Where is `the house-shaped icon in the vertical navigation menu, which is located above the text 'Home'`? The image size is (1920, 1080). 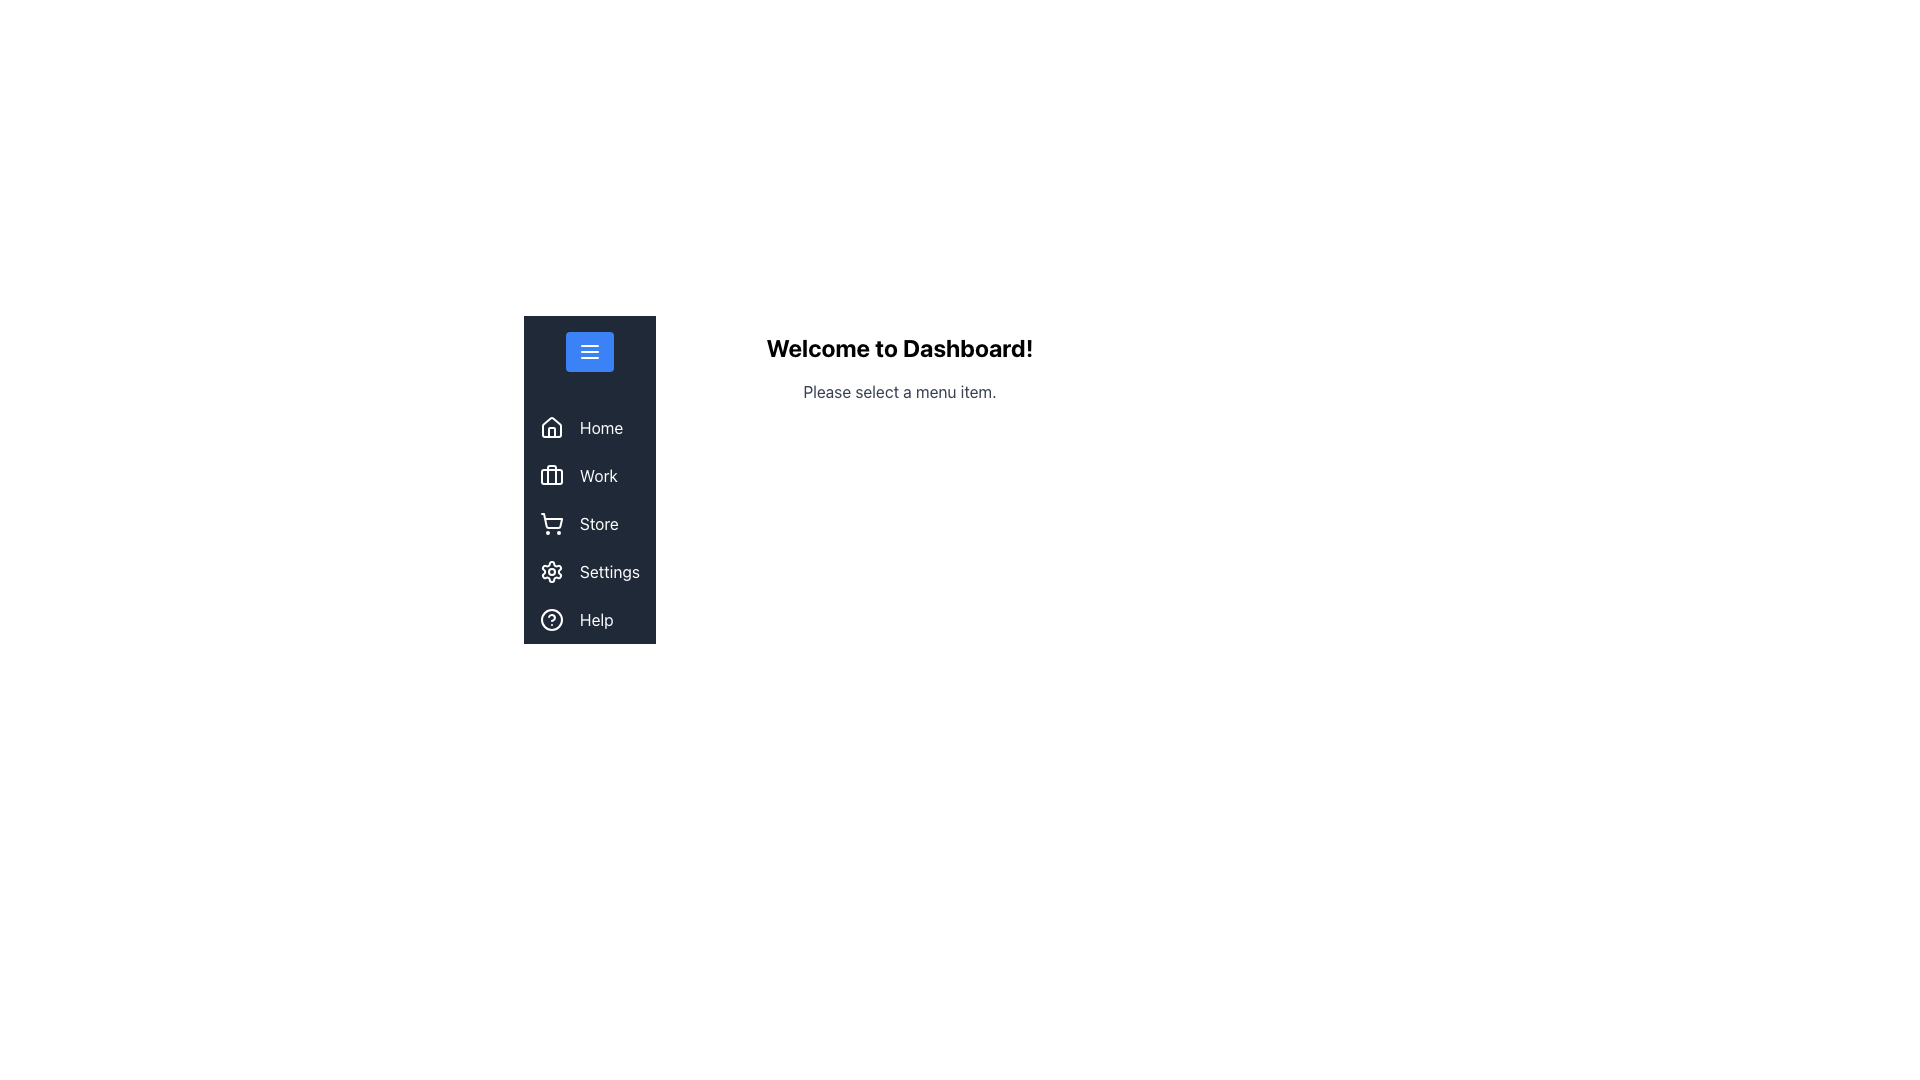 the house-shaped icon in the vertical navigation menu, which is located above the text 'Home' is located at coordinates (552, 426).